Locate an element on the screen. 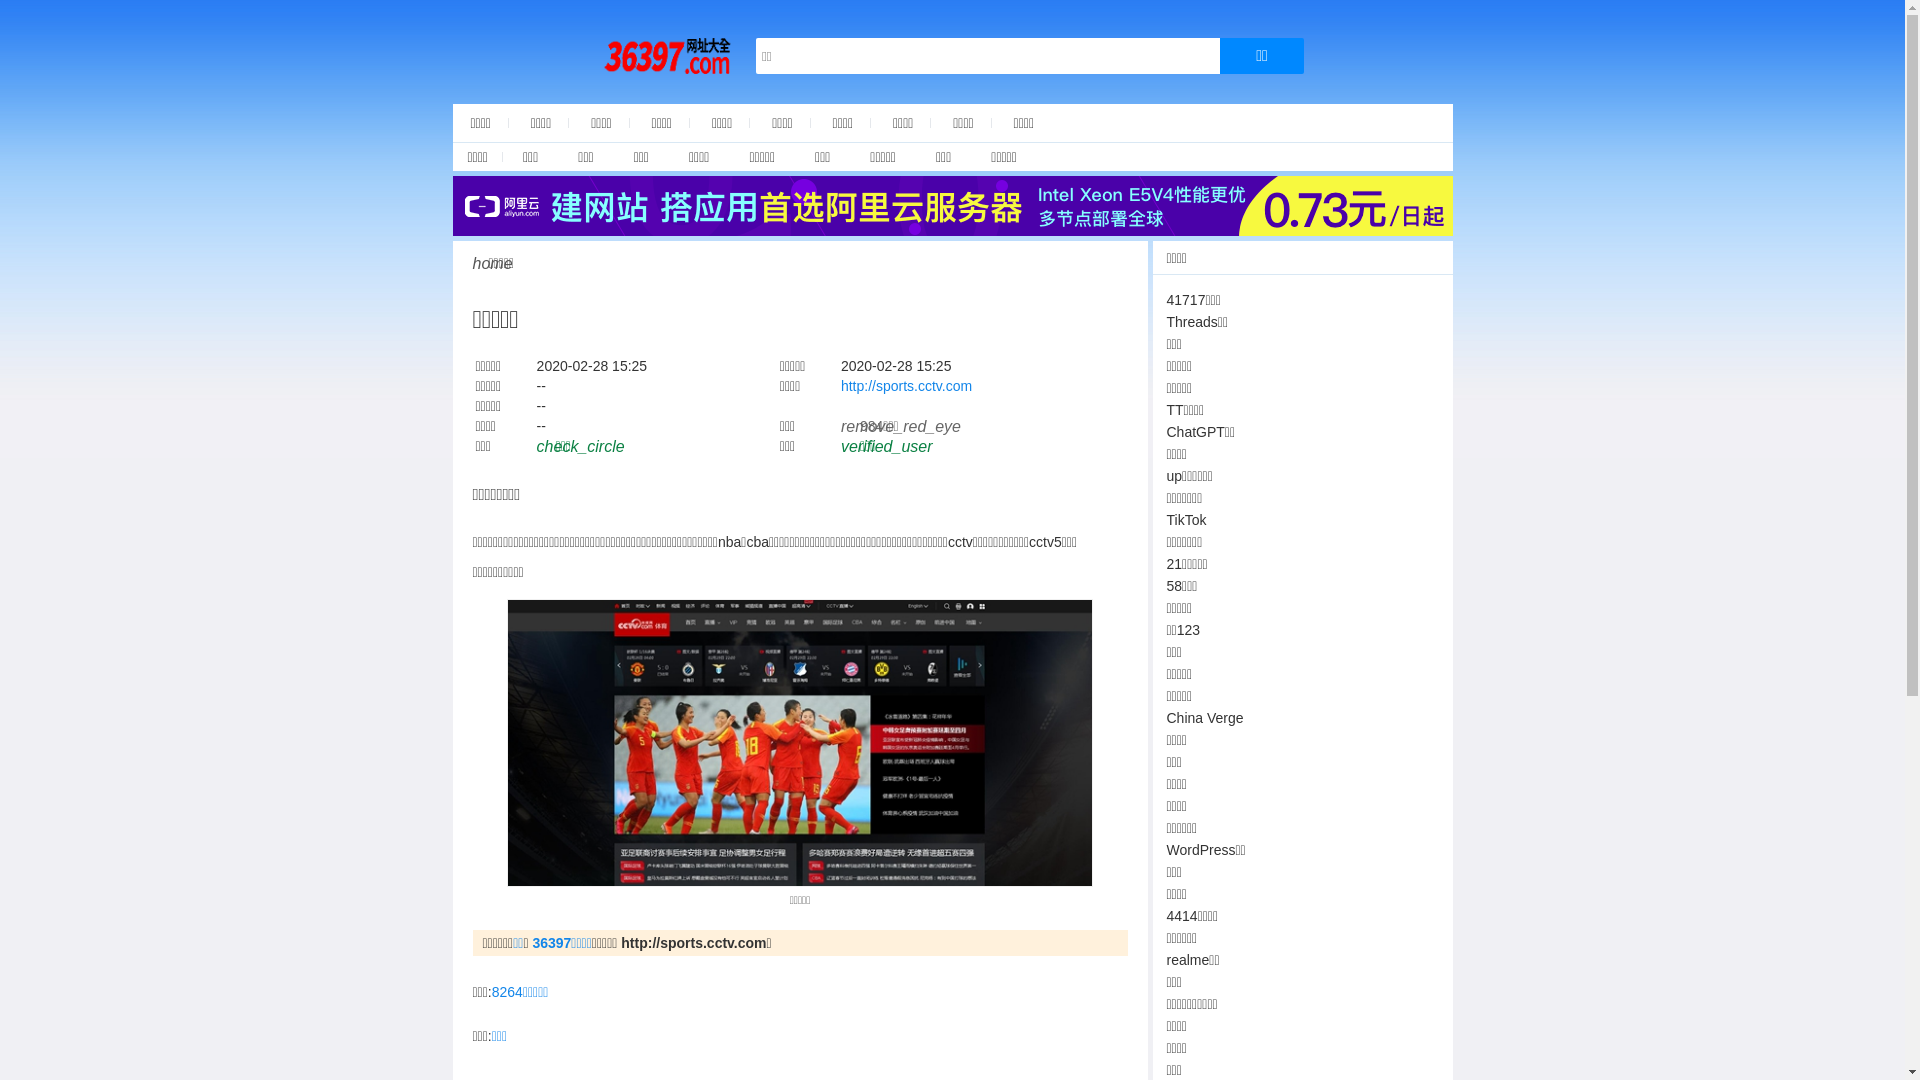 The height and width of the screenshot is (1080, 1920). 'http://sports.cctv.com' is located at coordinates (905, 385).